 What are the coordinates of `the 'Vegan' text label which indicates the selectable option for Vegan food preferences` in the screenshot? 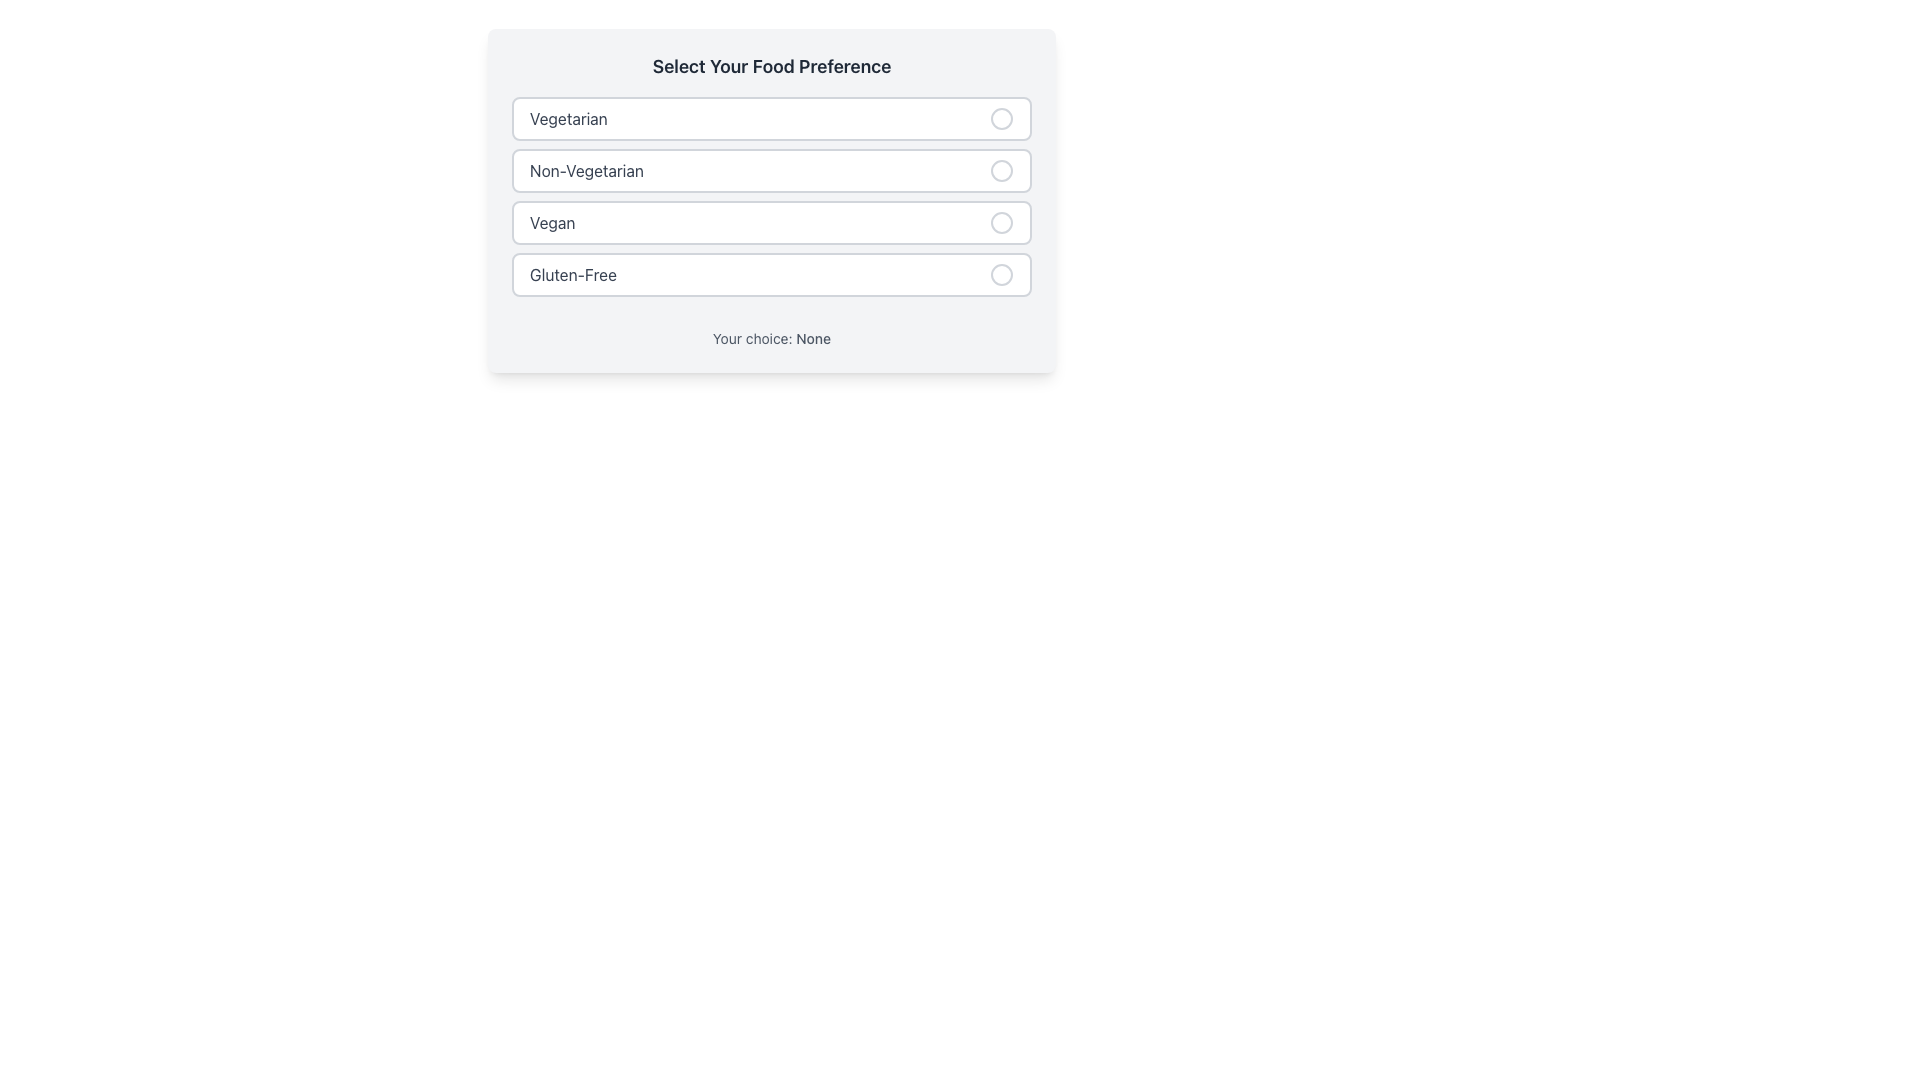 It's located at (552, 223).